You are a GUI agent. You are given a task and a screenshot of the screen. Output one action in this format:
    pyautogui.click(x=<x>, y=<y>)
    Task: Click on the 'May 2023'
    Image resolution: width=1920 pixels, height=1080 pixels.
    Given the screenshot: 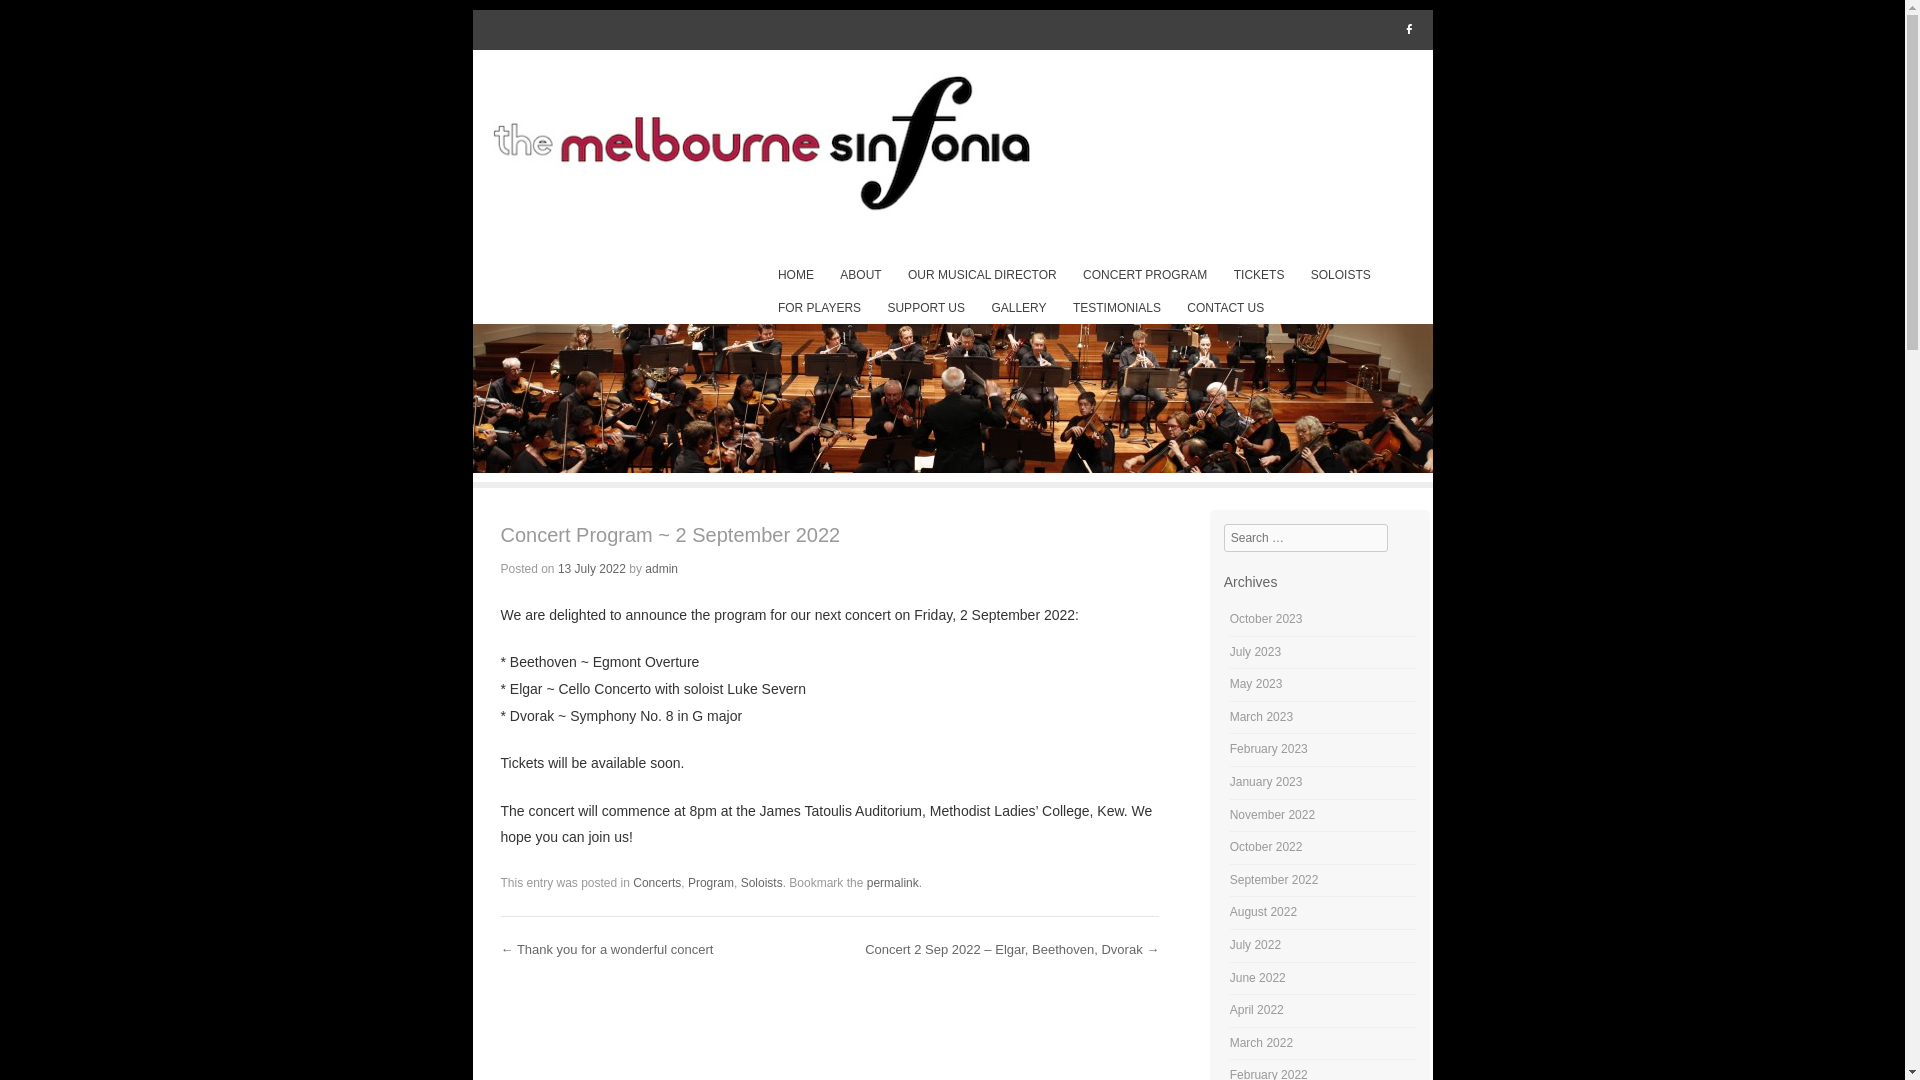 What is the action you would take?
    pyautogui.click(x=1255, y=682)
    